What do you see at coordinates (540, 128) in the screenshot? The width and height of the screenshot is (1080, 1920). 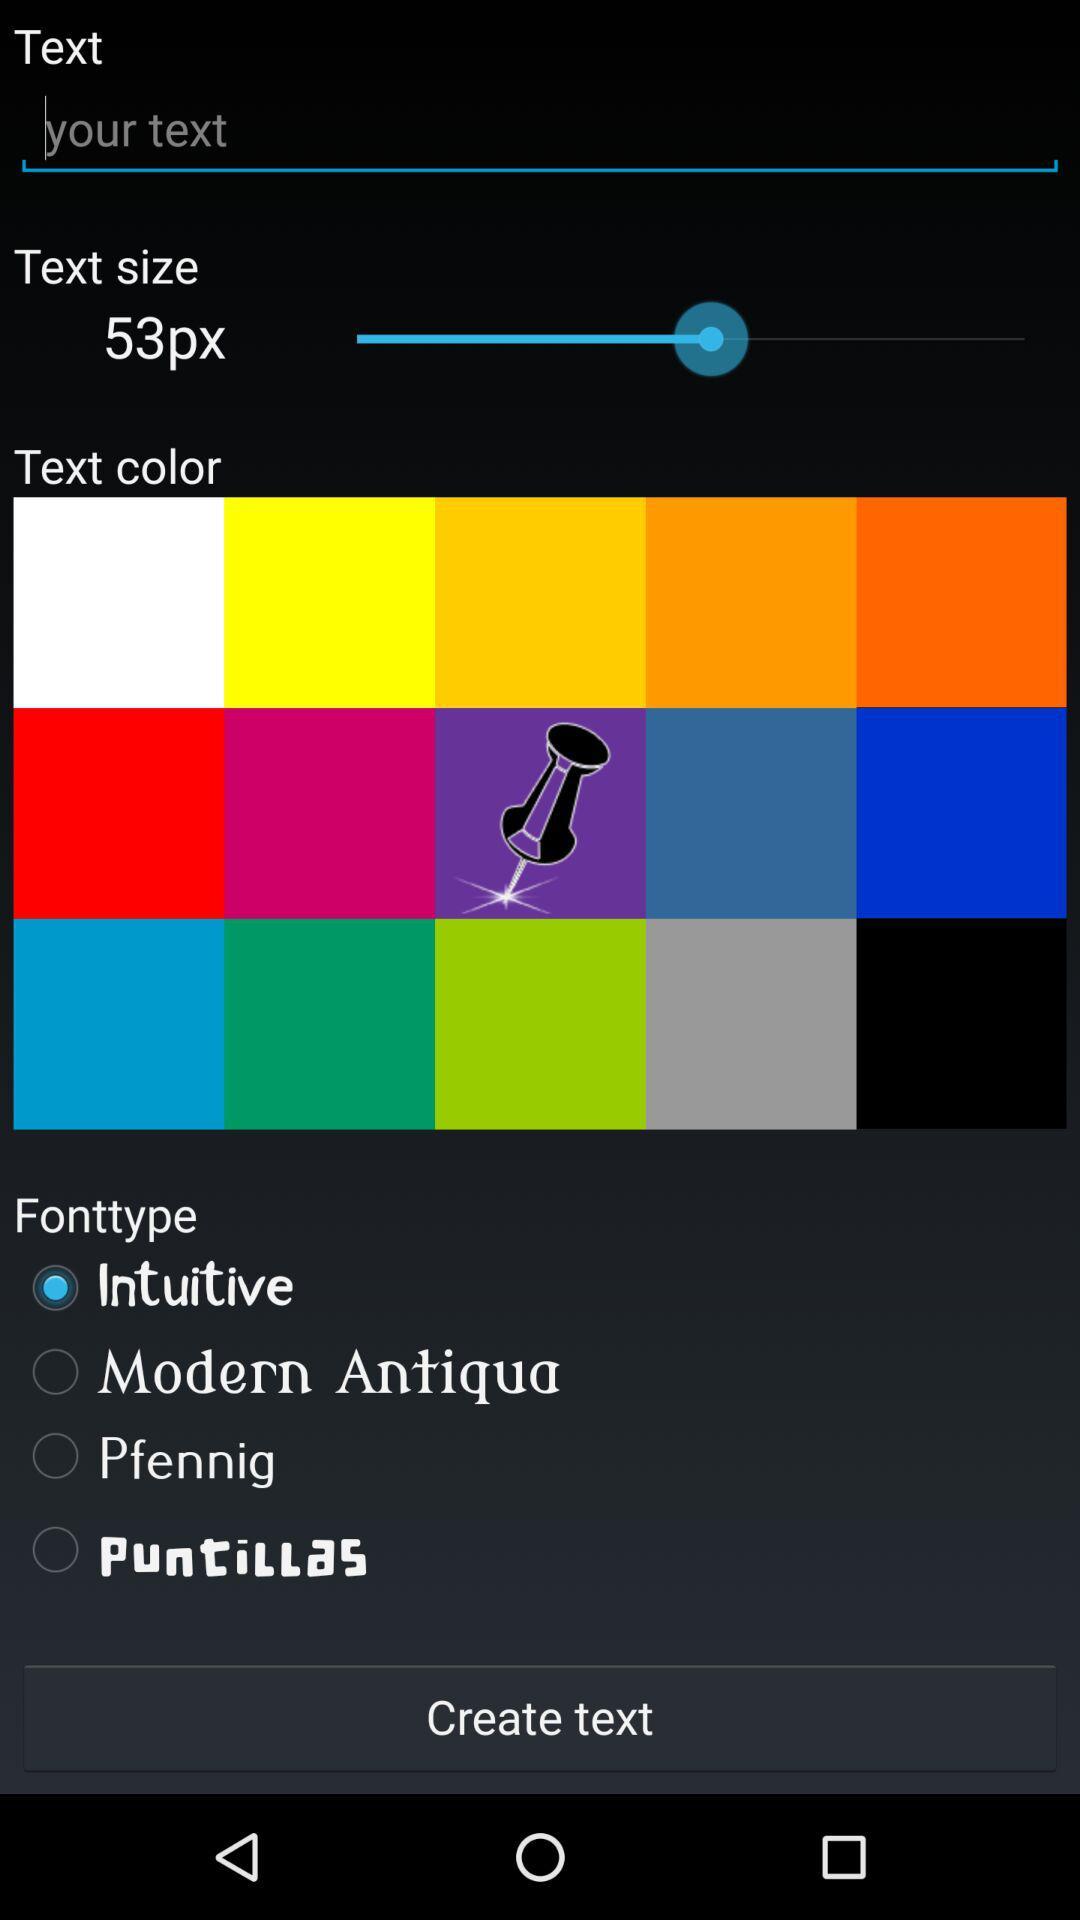 I see `your input text here` at bounding box center [540, 128].